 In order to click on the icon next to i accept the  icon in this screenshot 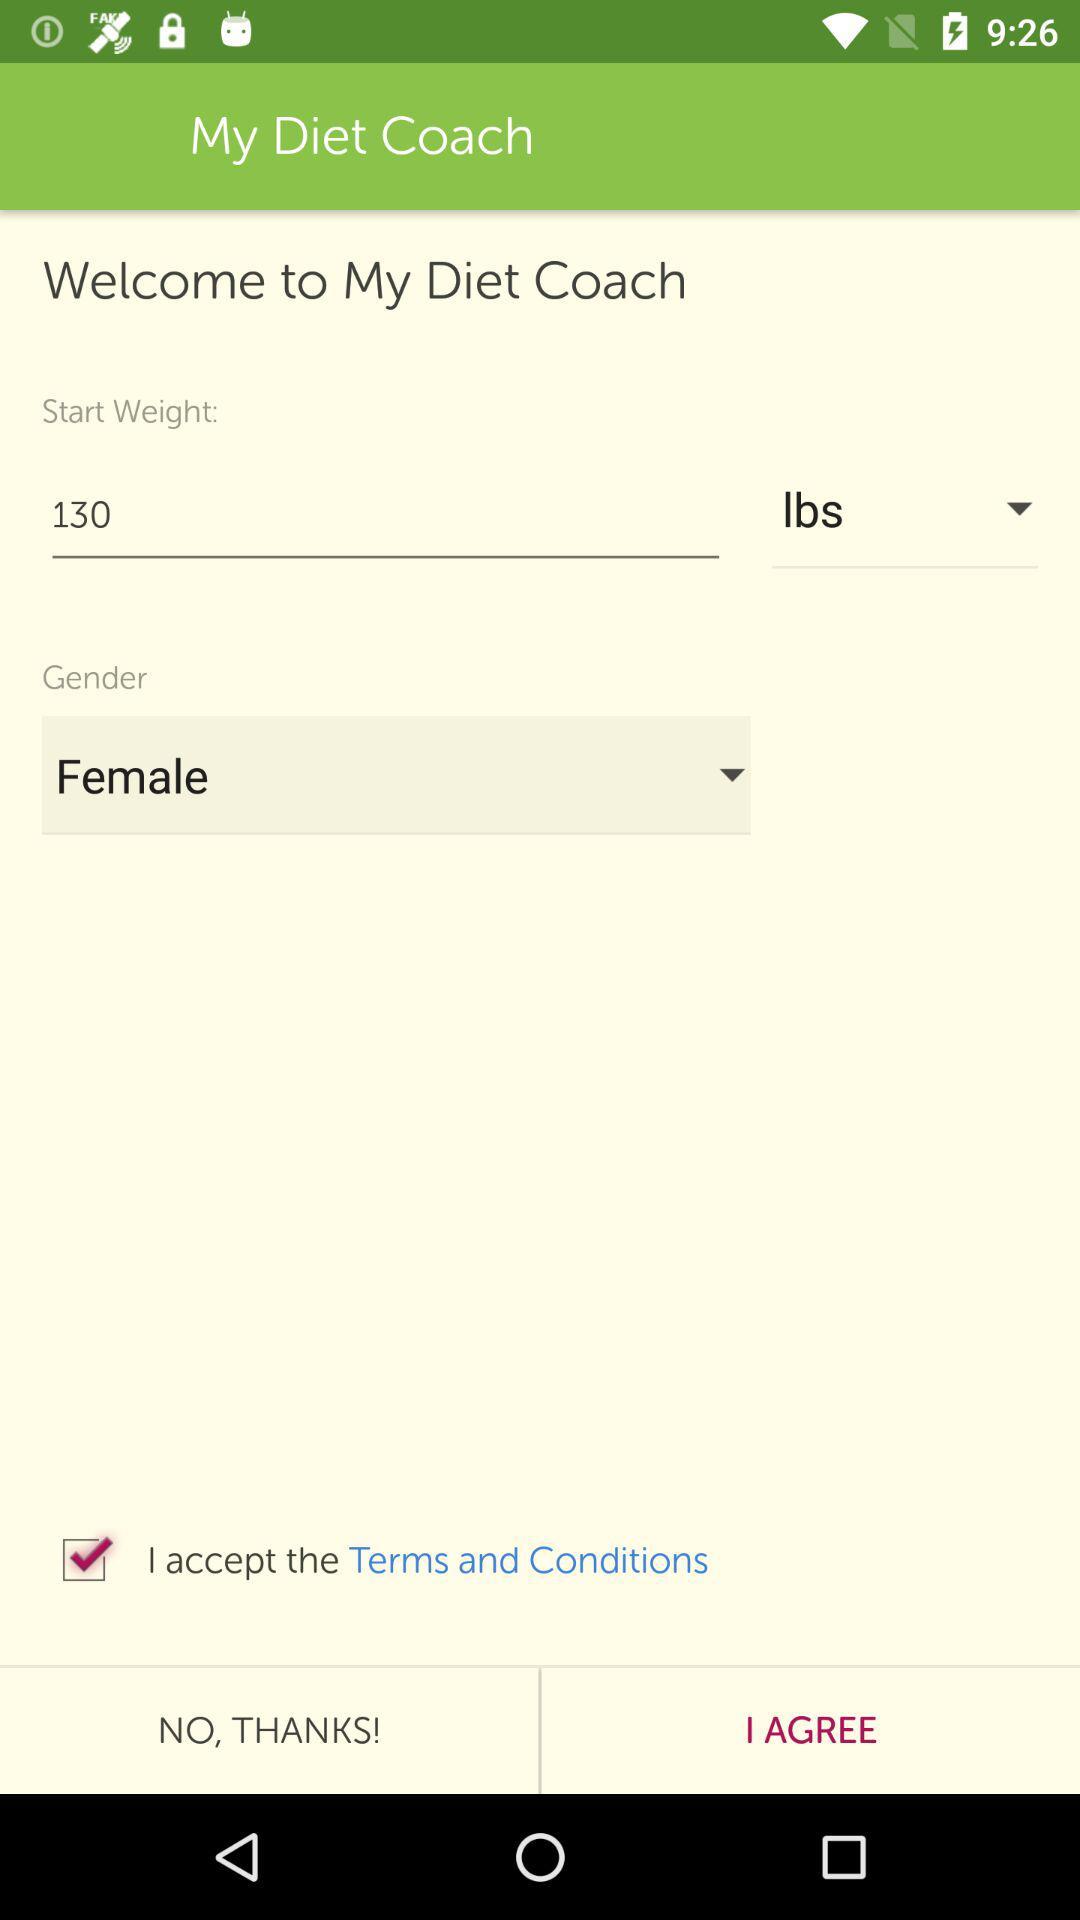, I will do `click(83, 1559)`.